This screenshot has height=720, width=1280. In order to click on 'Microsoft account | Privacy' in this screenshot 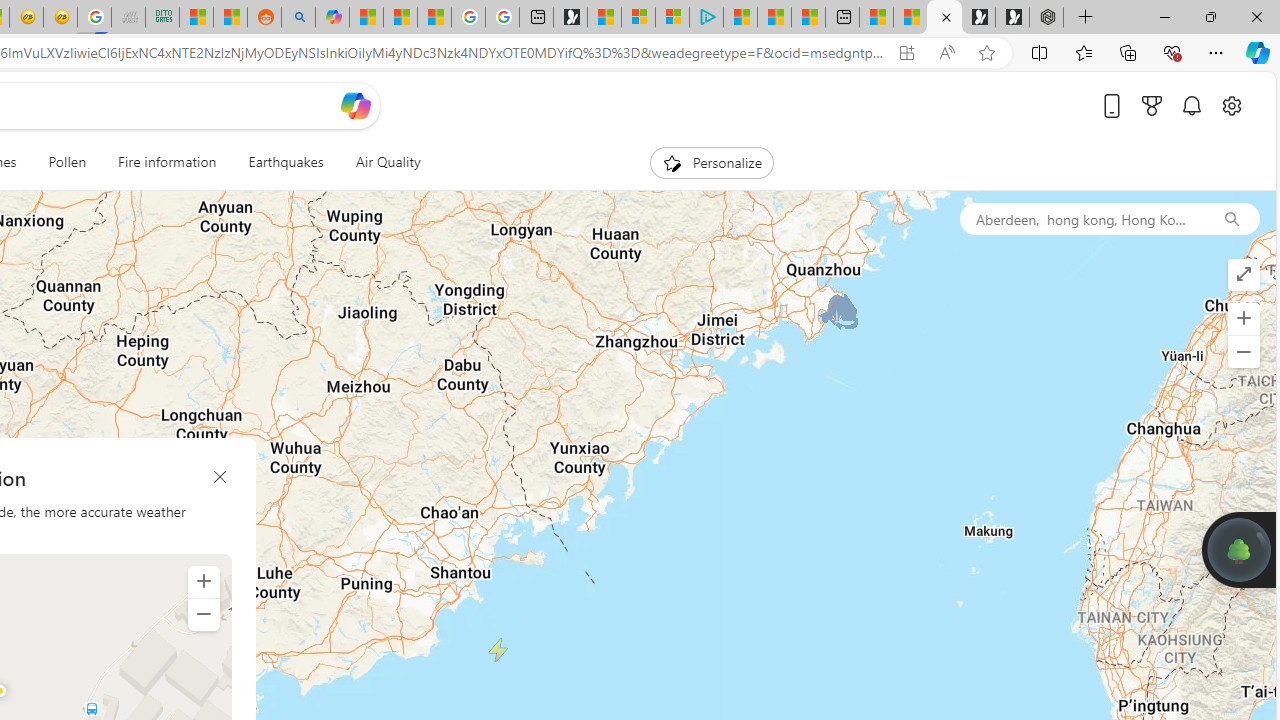, I will do `click(672, 17)`.